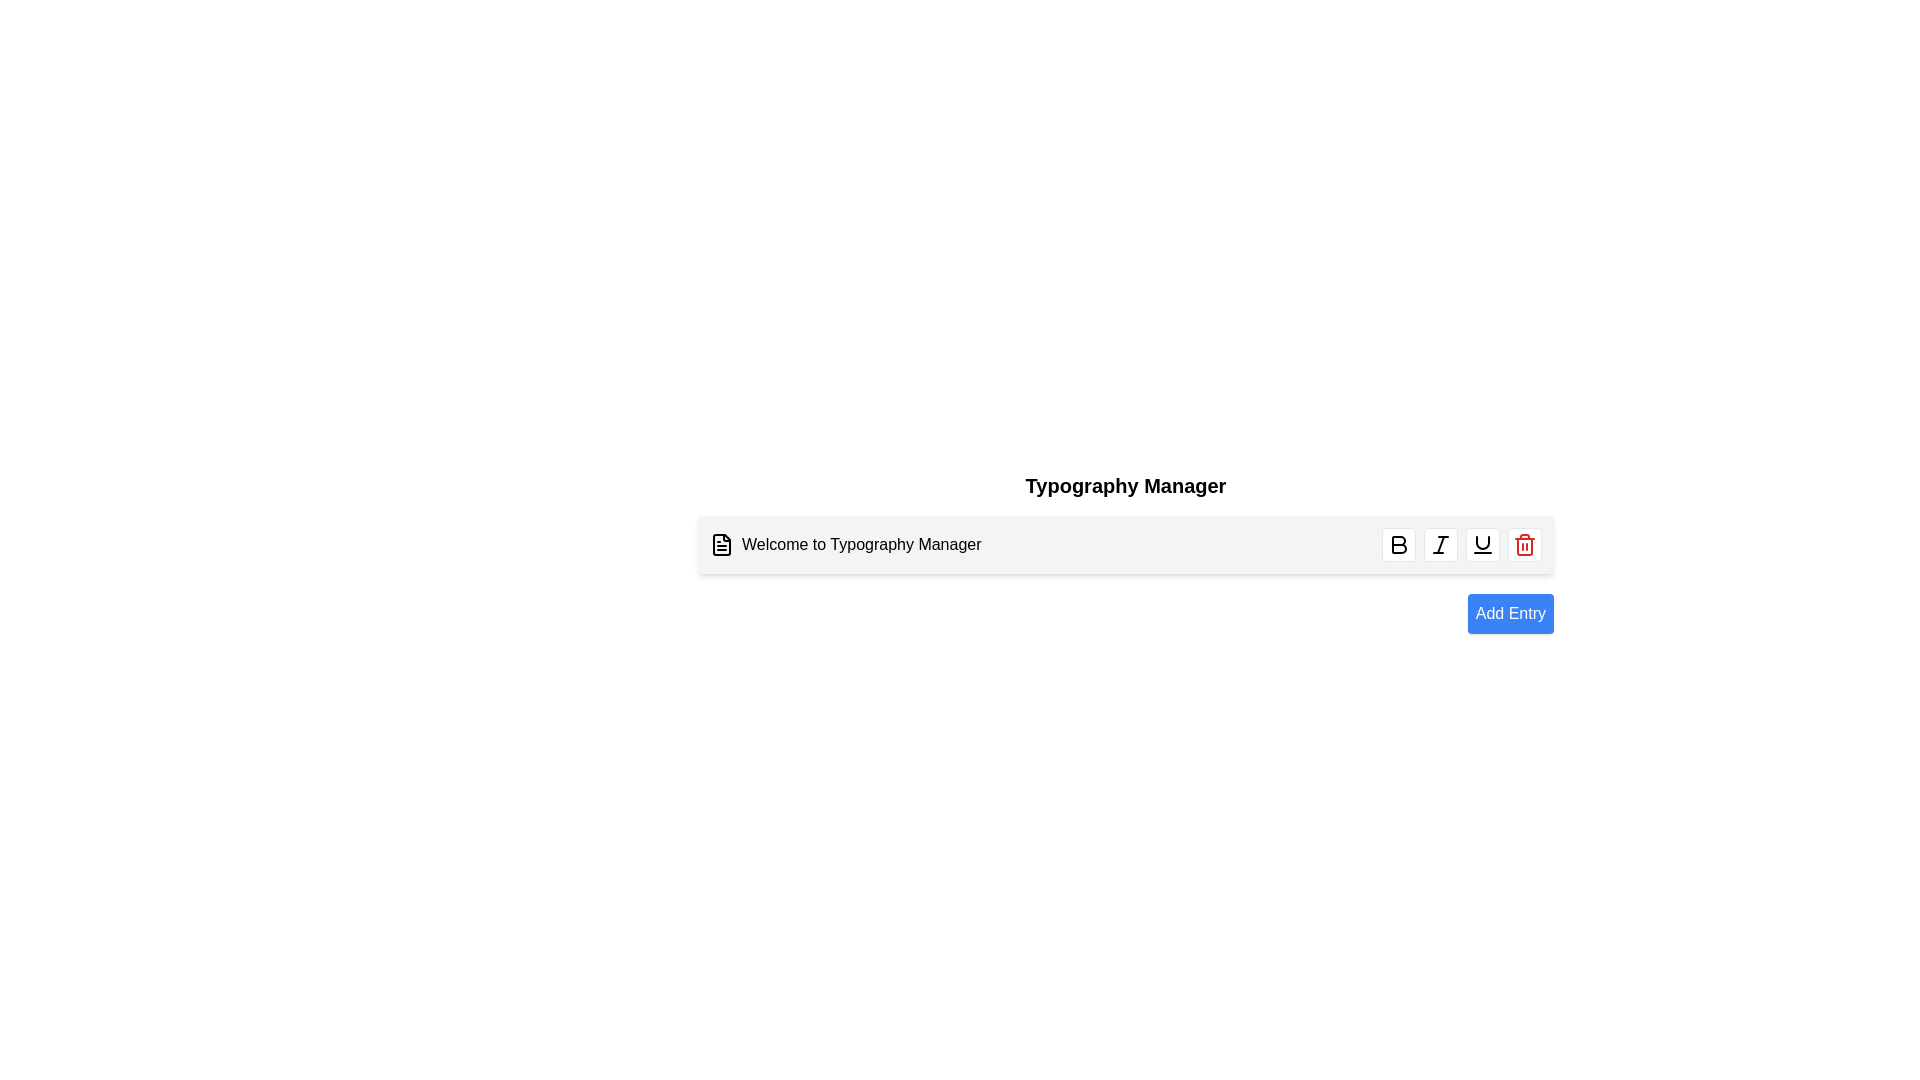 The width and height of the screenshot is (1920, 1080). What do you see at coordinates (1398, 544) in the screenshot?
I see `the bold formatting button, which is represented by an icon resembling the letter 'B' with thick lines, located in the toolbar below the 'Welcome to Typography Manager' section, and is the second icon from the left` at bounding box center [1398, 544].